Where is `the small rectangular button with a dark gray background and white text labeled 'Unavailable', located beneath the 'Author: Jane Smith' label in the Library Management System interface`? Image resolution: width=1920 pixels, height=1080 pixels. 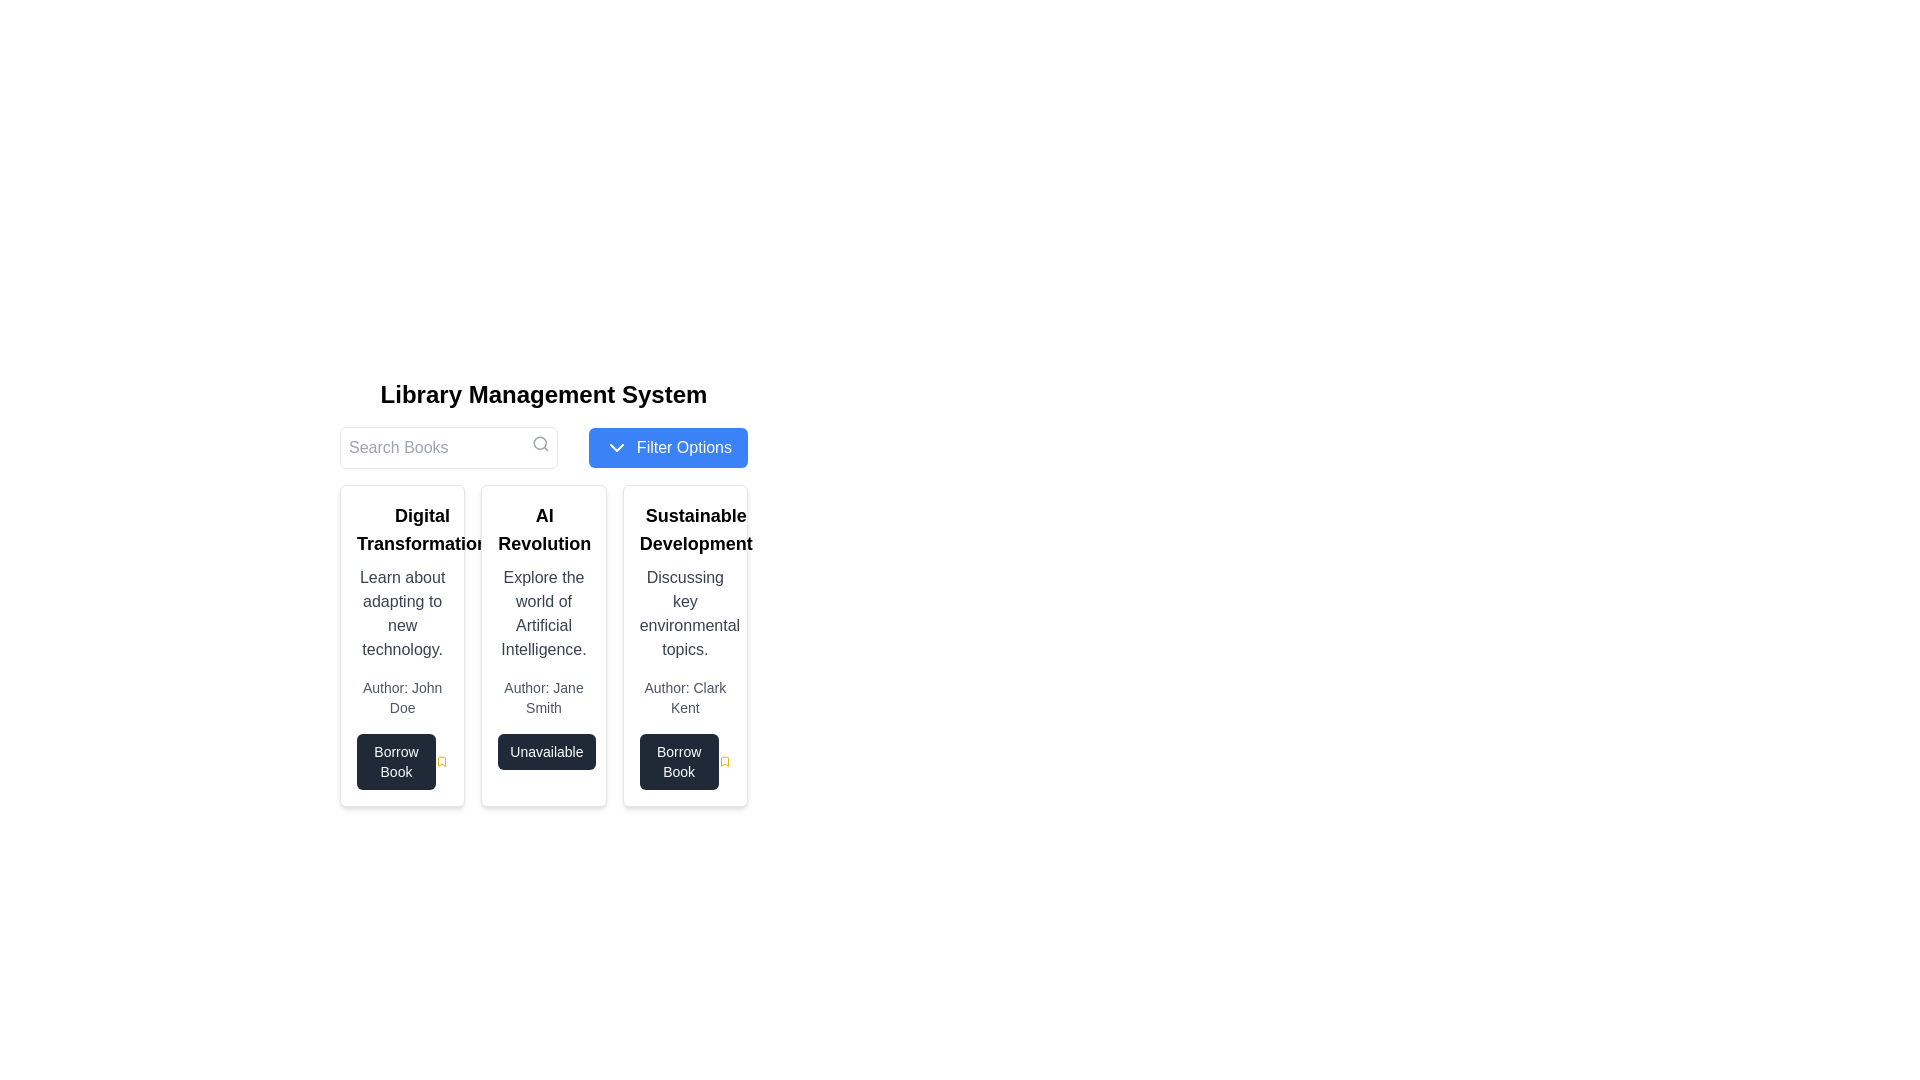 the small rectangular button with a dark gray background and white text labeled 'Unavailable', located beneath the 'Author: Jane Smith' label in the Library Management System interface is located at coordinates (543, 752).